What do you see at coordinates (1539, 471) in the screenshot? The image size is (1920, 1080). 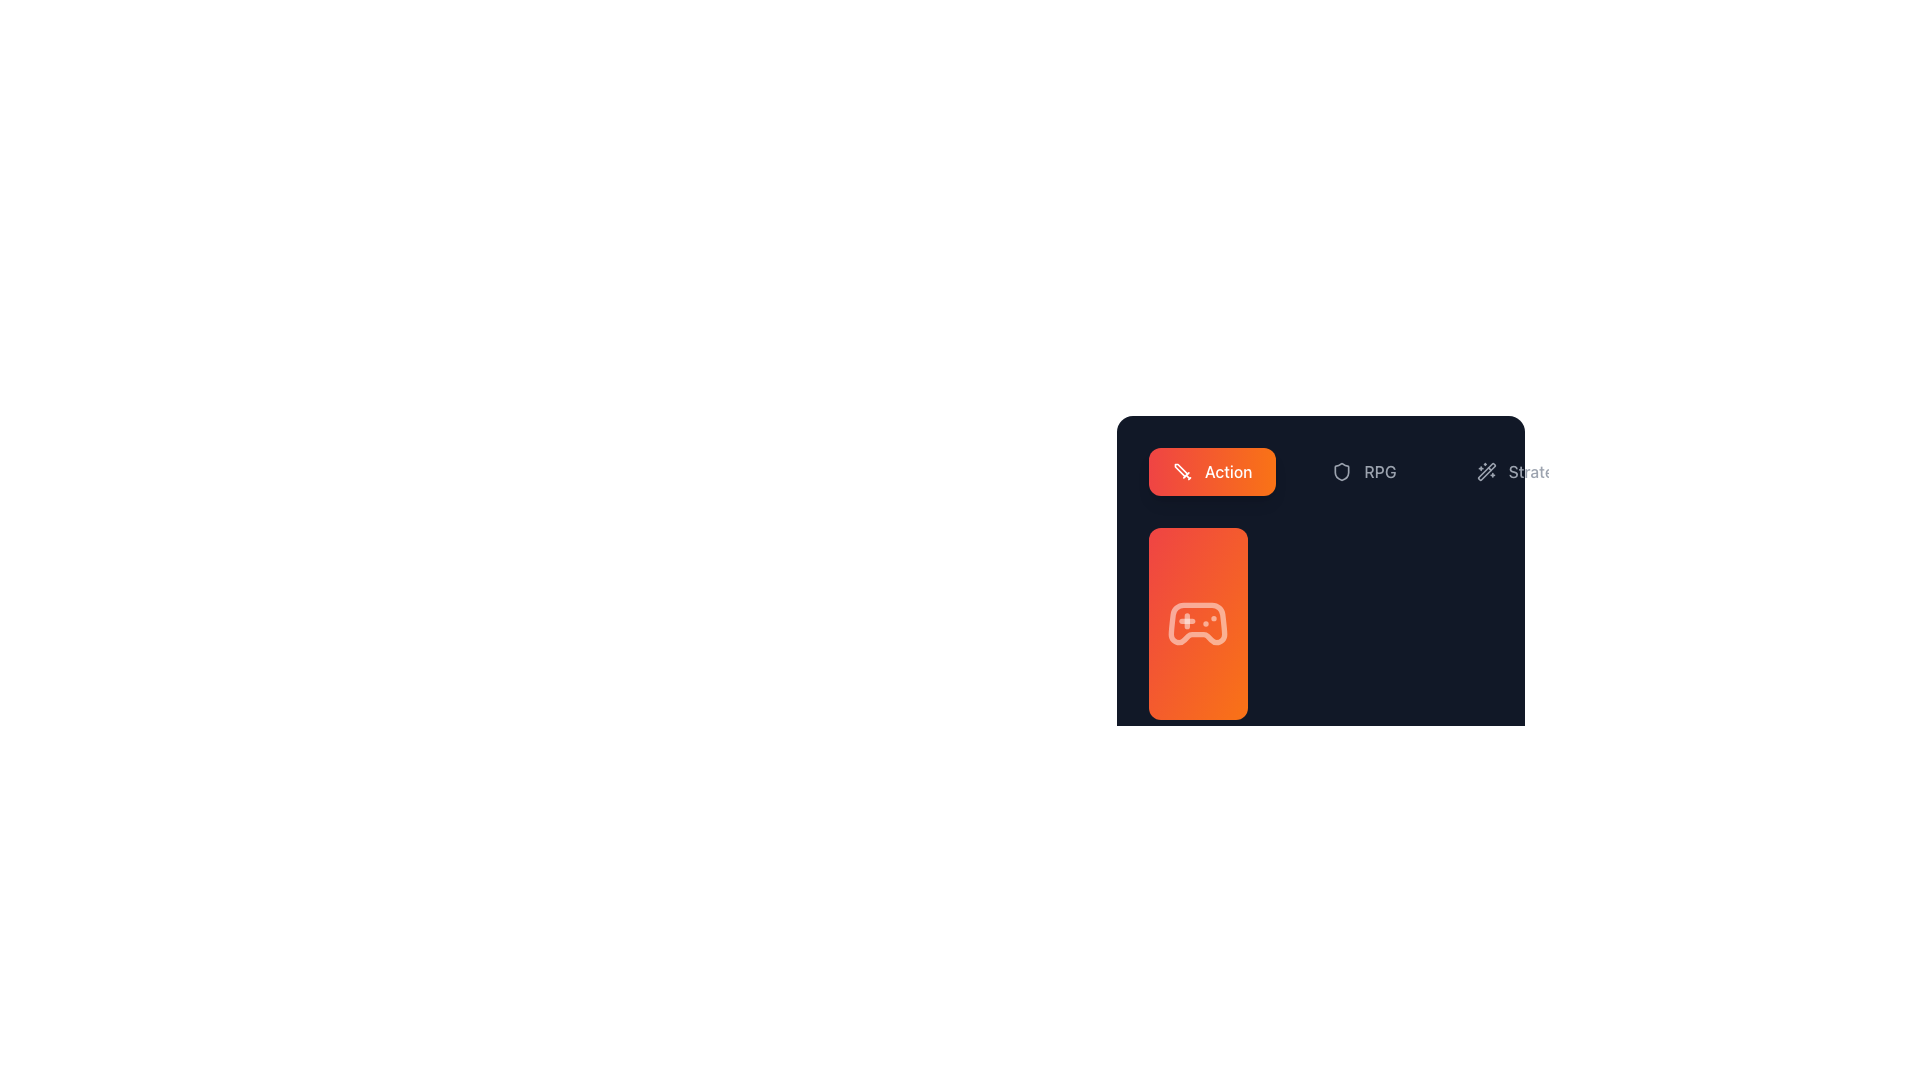 I see `the text label displaying 'Strategy', which is styled in light gray and positioned near a star icon in the top-right area of the interface` at bounding box center [1539, 471].